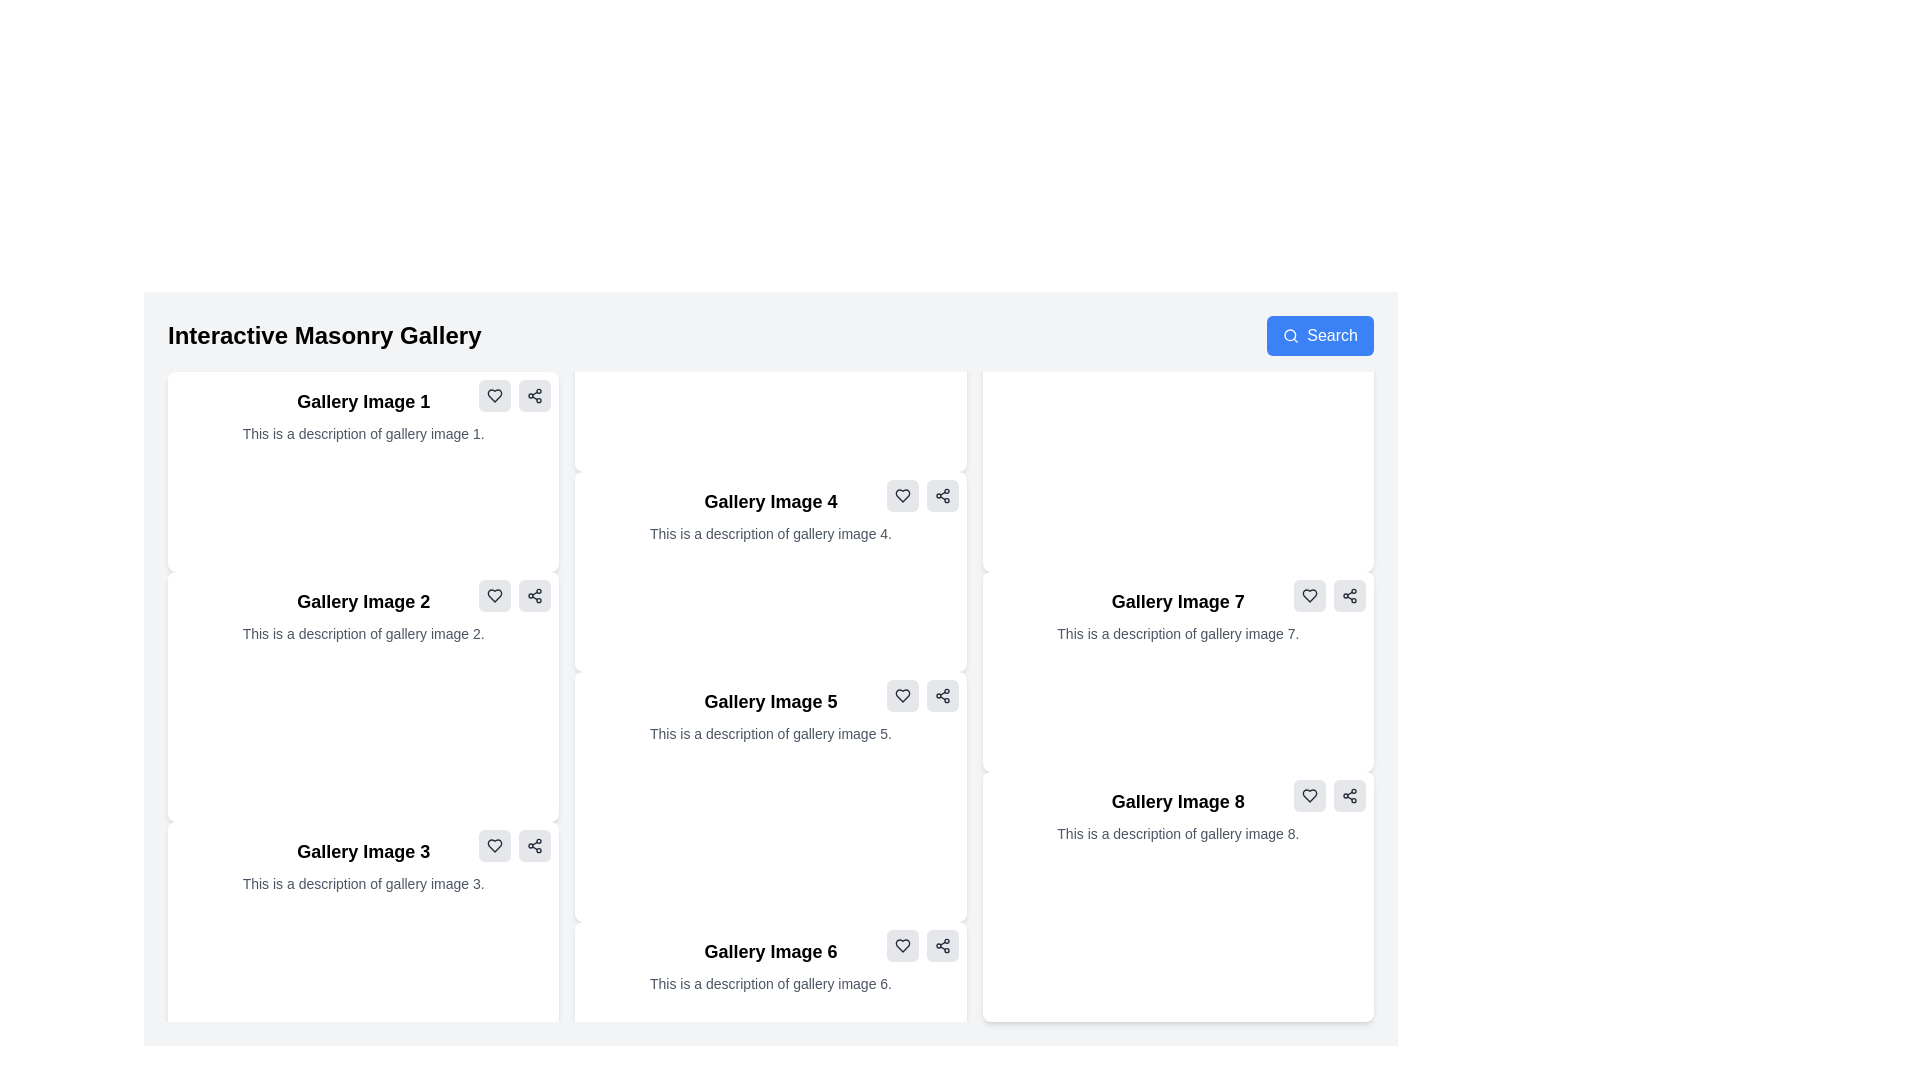  Describe the element at coordinates (1178, 833) in the screenshot. I see `text description located beneath the title 'Gallery Image 8' in the rightmost column of the eighth gallery item` at that location.